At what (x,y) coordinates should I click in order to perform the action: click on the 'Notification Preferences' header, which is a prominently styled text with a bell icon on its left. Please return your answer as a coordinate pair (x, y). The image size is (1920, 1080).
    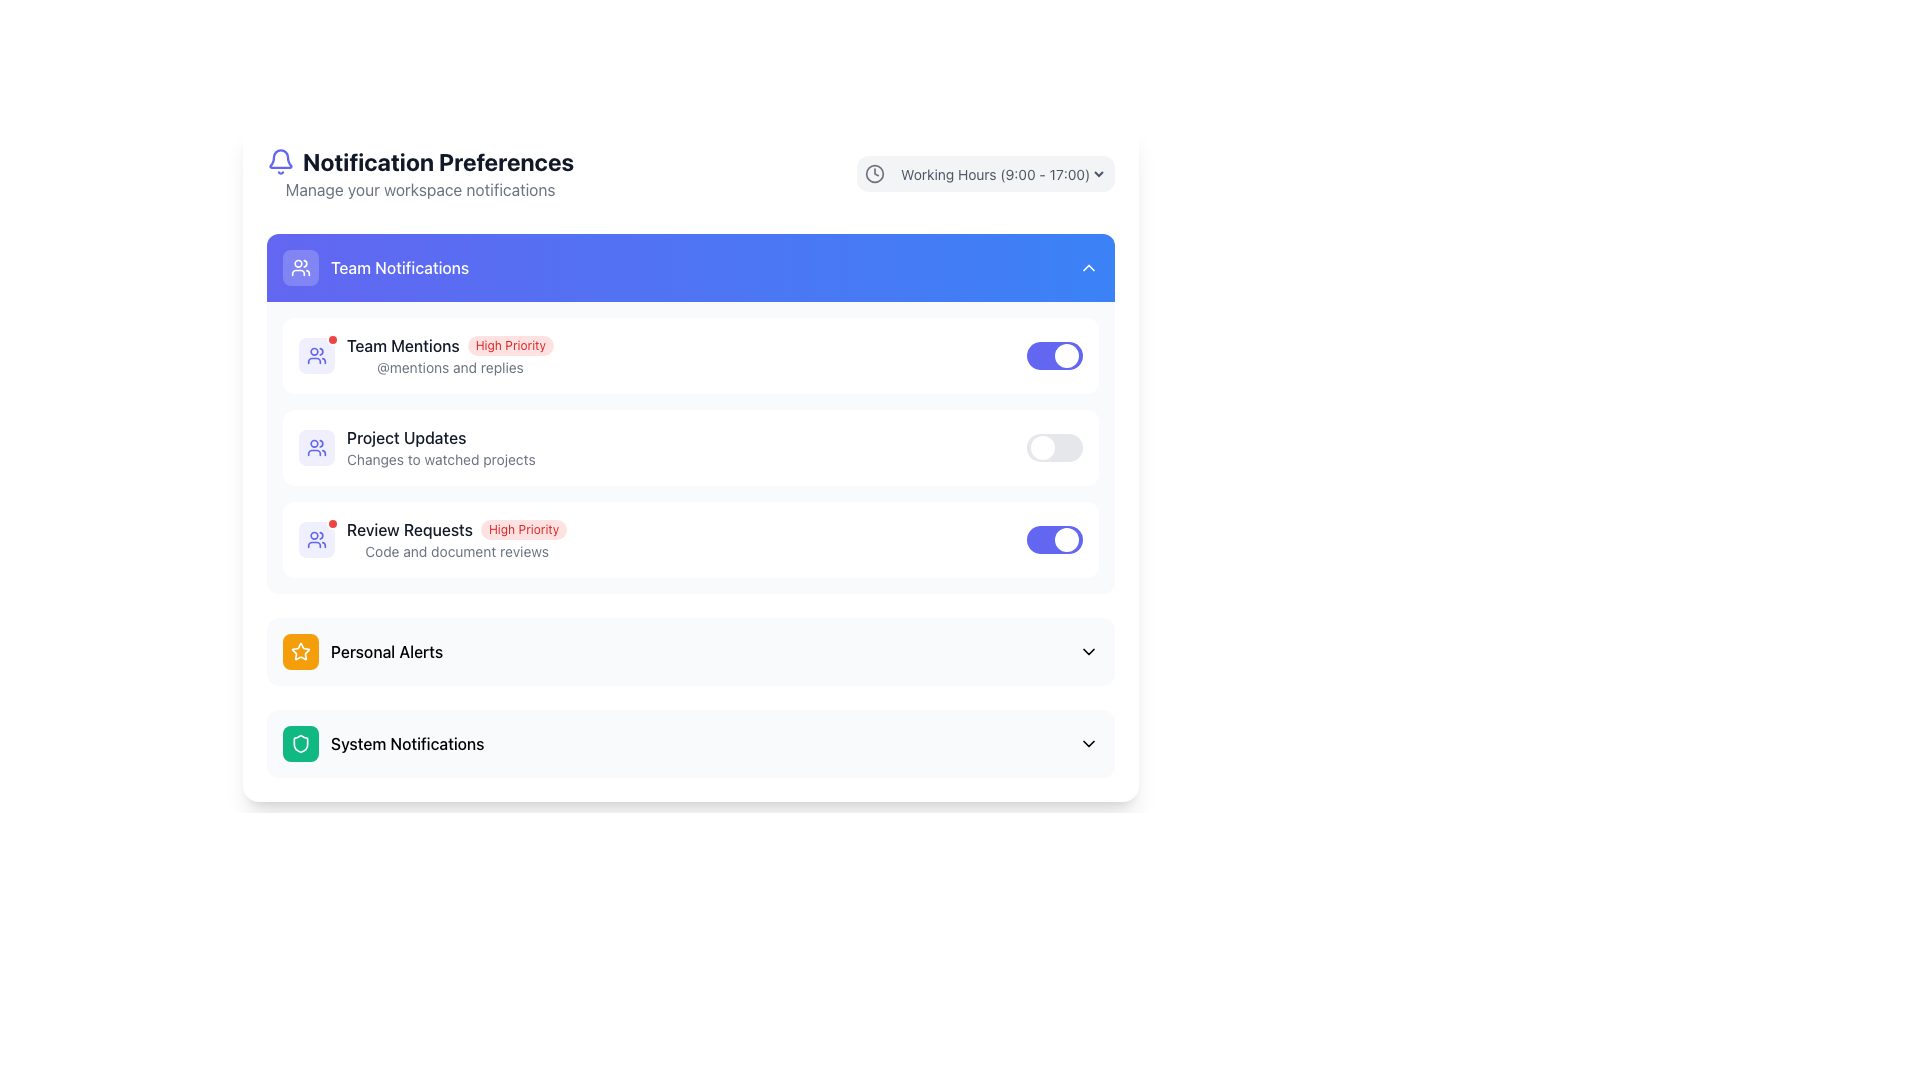
    Looking at the image, I should click on (419, 161).